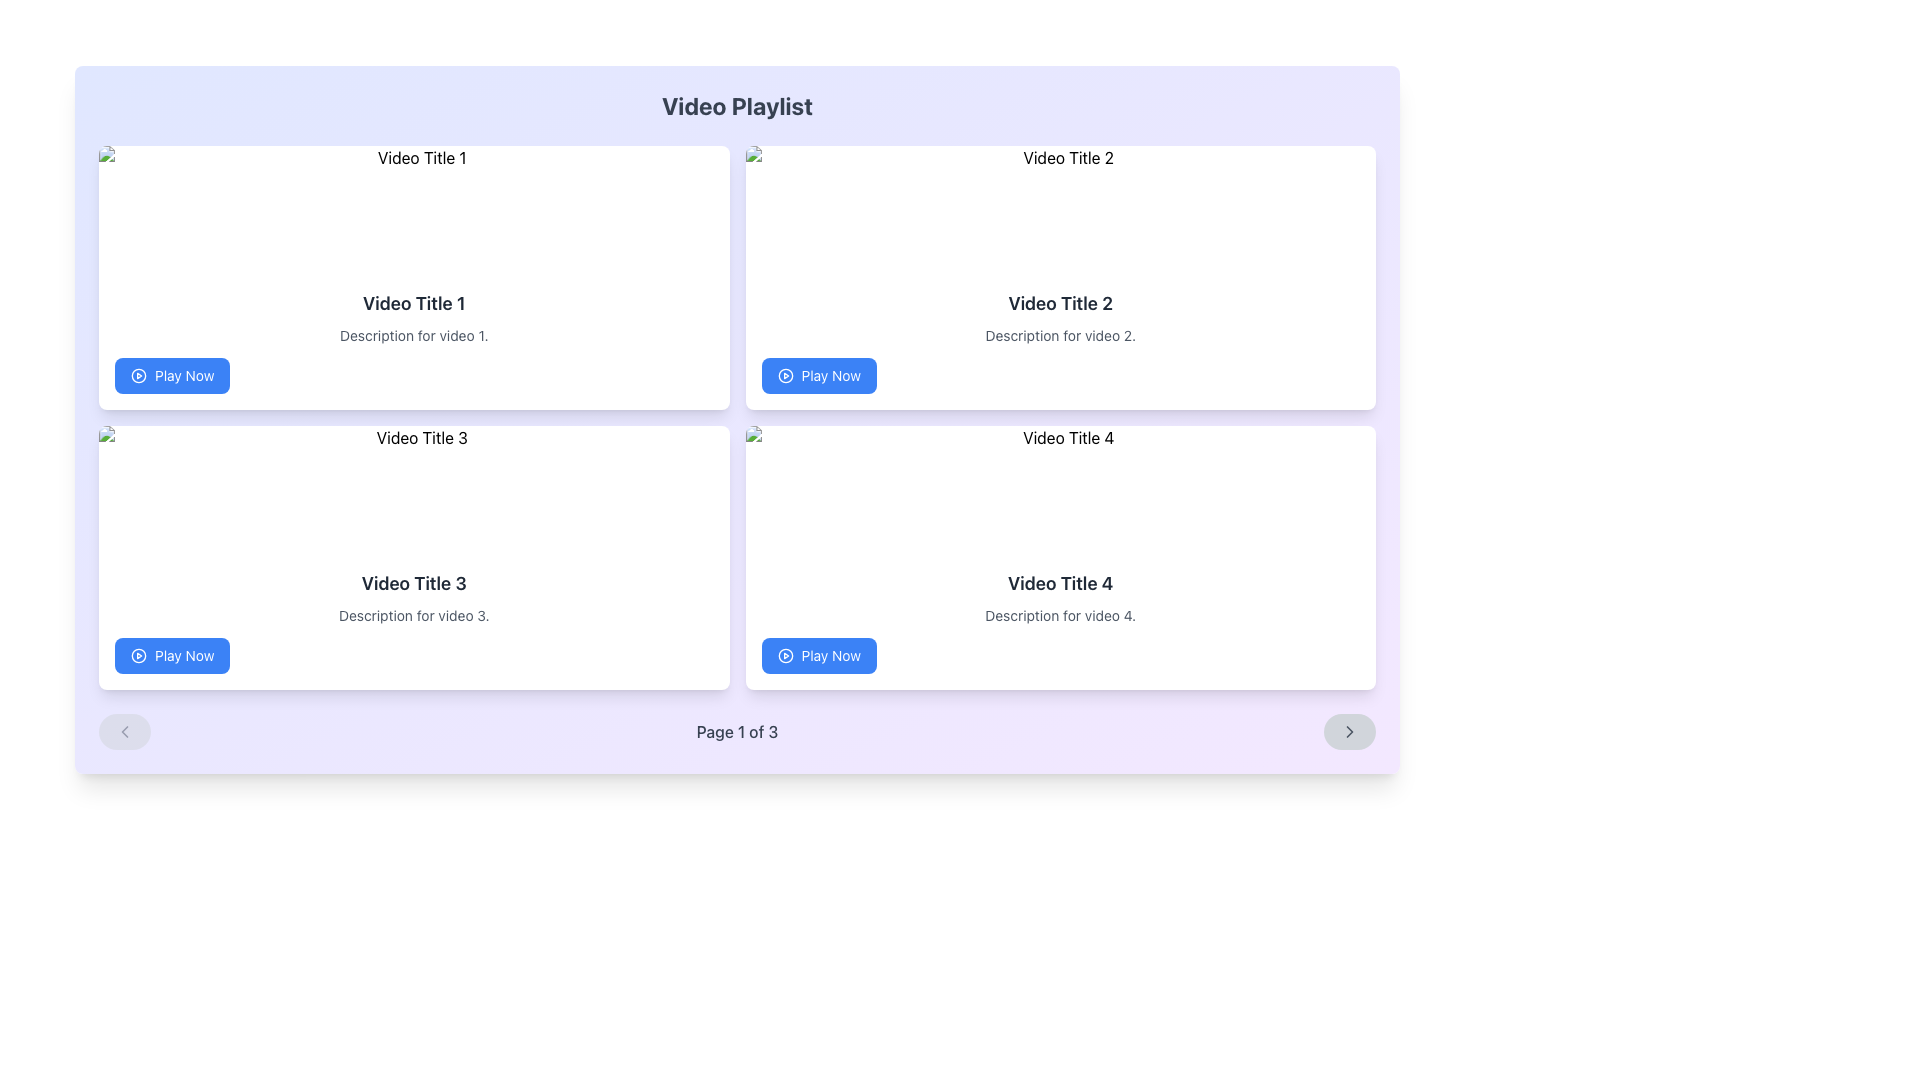  I want to click on the thumbnail image for 'Video Title 2', so click(1059, 209).